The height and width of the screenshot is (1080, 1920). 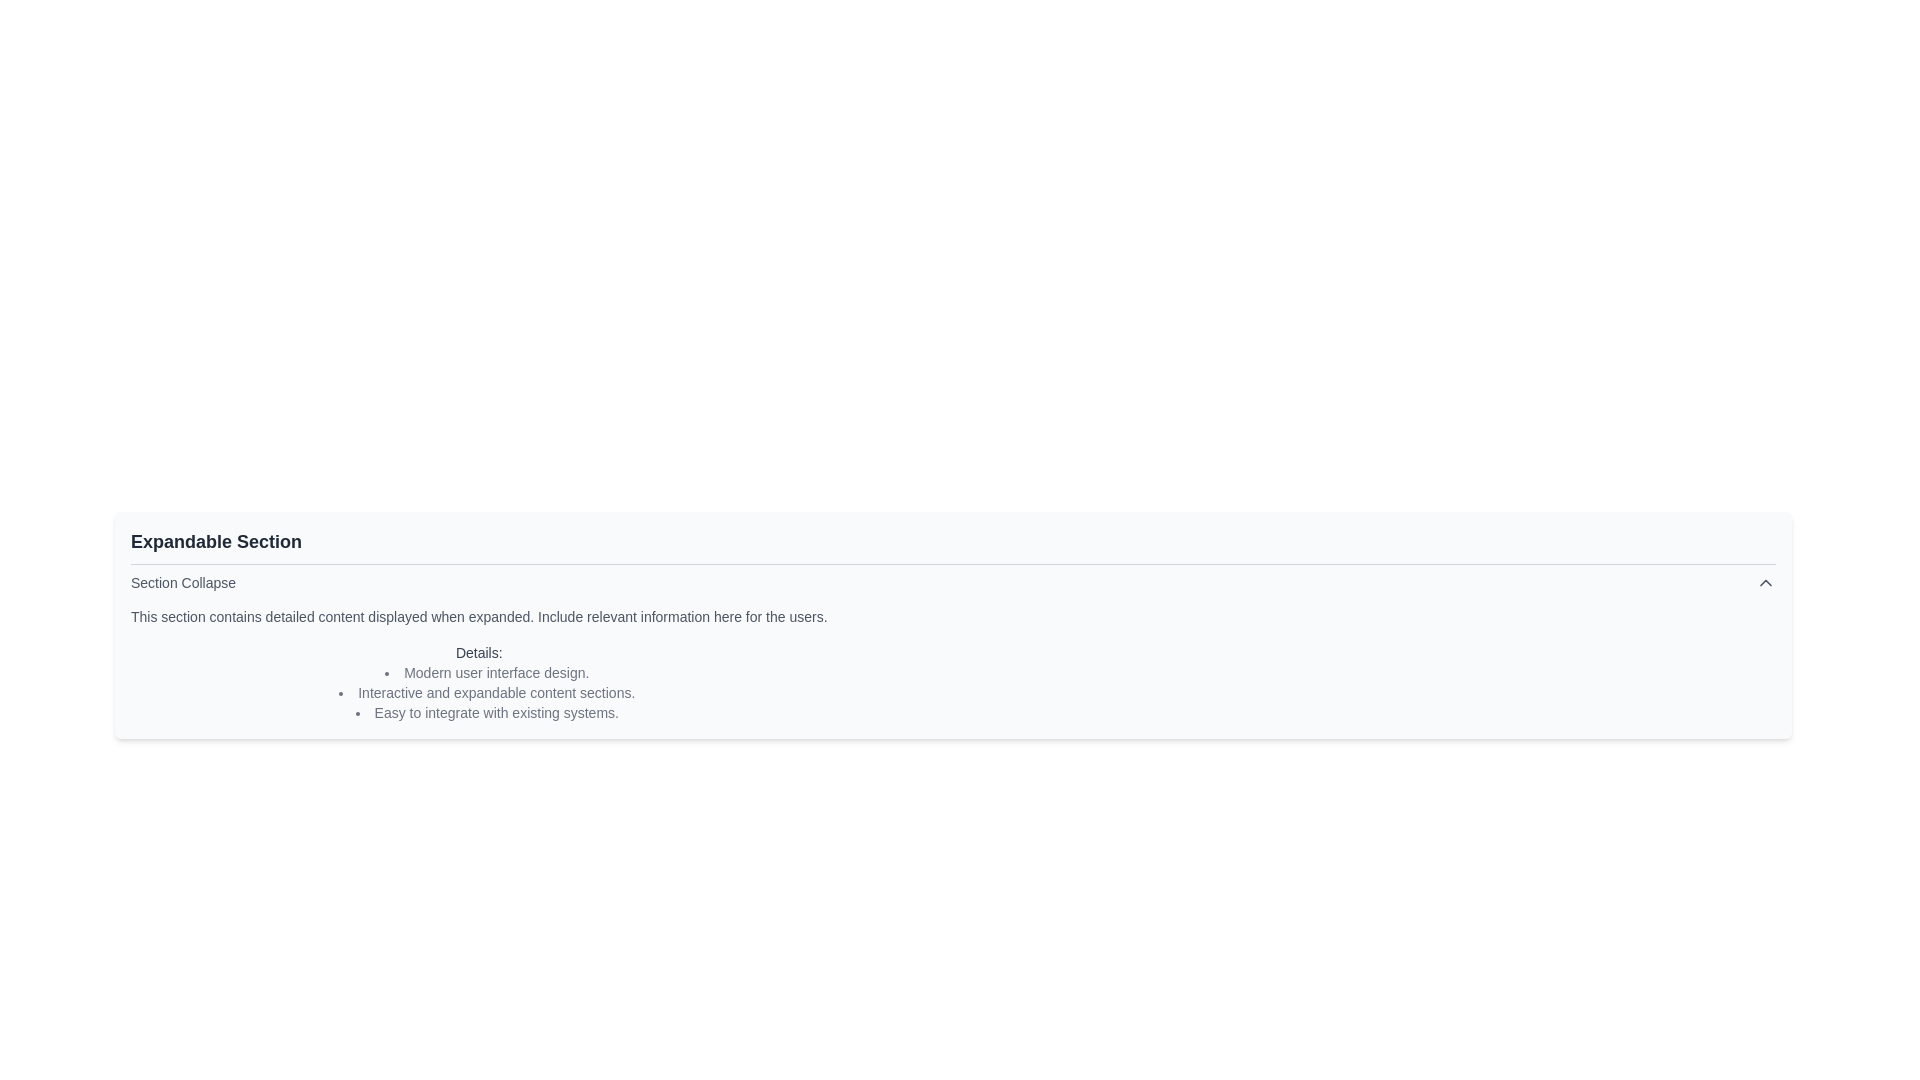 What do you see at coordinates (487, 691) in the screenshot?
I see `the second item in the bulleted list under the section titled 'Details', which describes features of the expandable section` at bounding box center [487, 691].